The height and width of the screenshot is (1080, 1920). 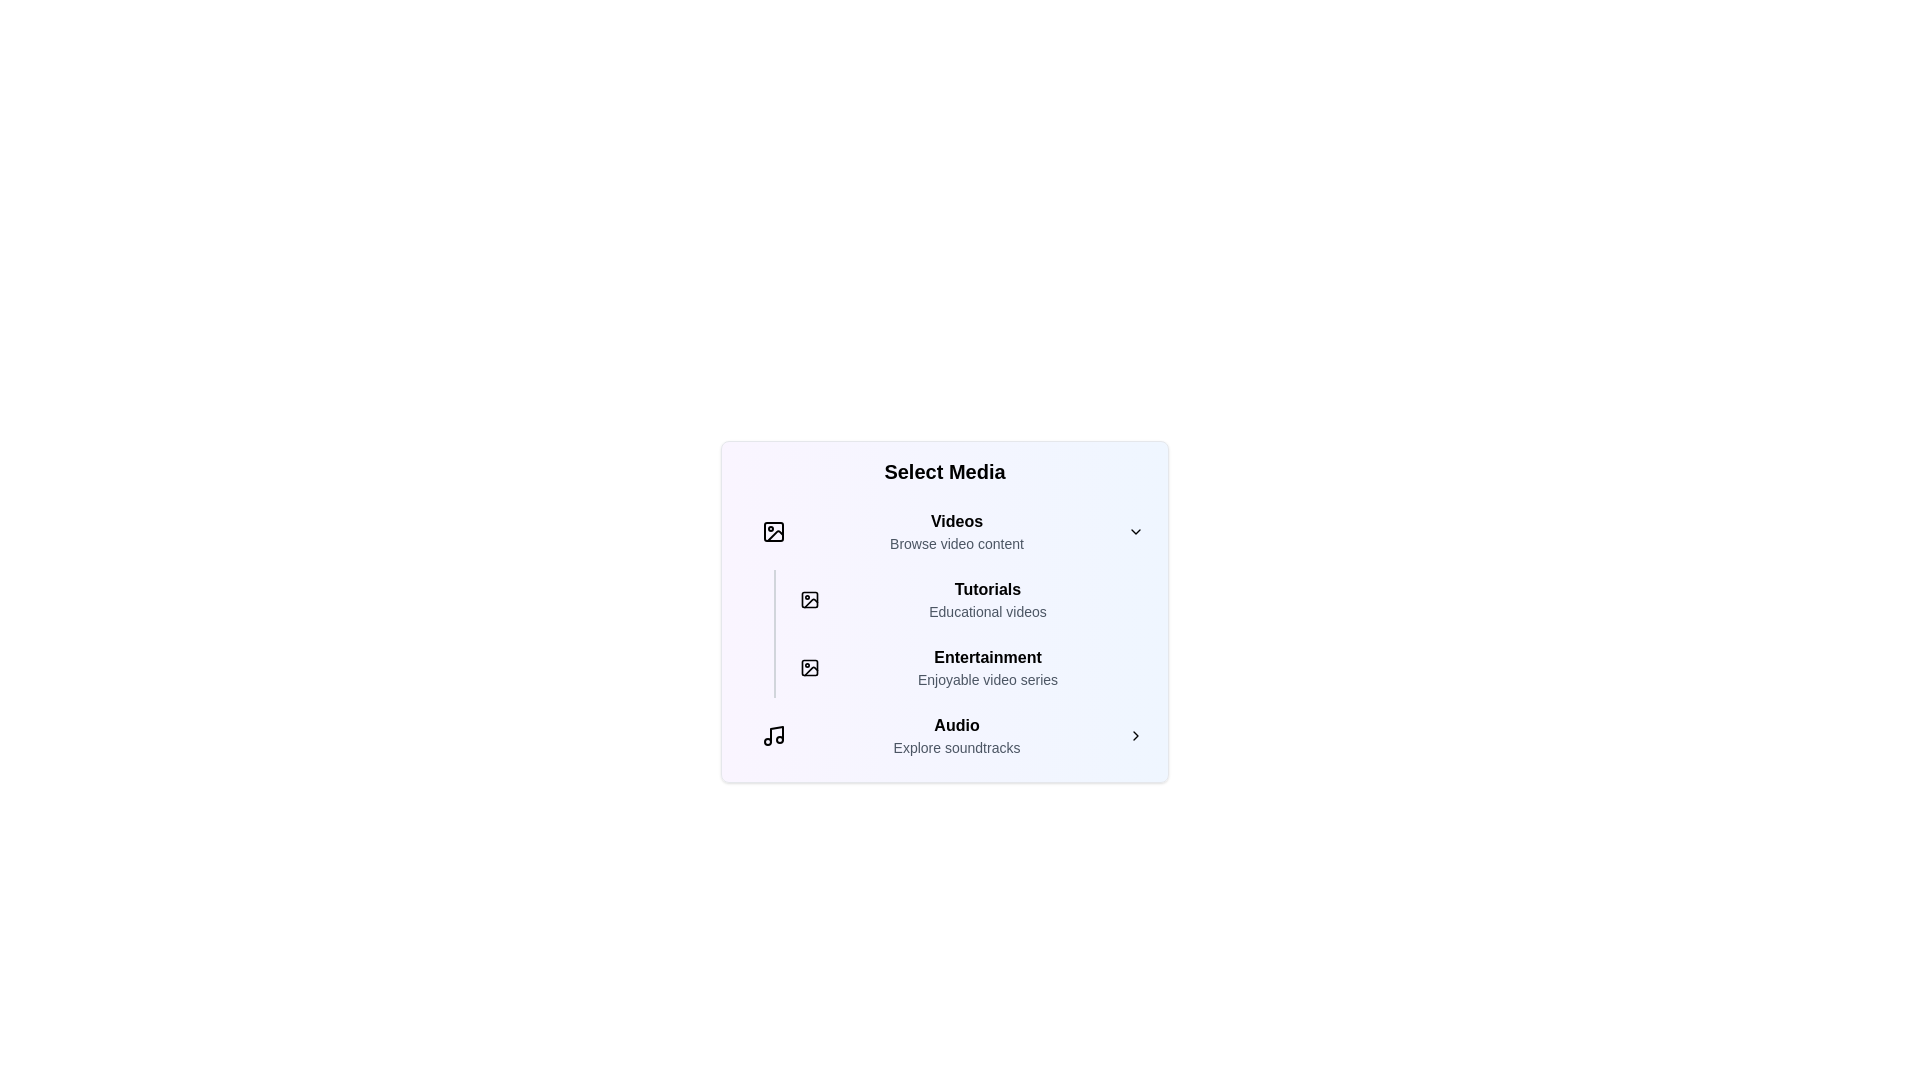 What do you see at coordinates (955, 531) in the screenshot?
I see `to select the 'Videos' option from the vertically stacked list of media categories, which is centrally aligned below the main heading 'Select Media.'` at bounding box center [955, 531].